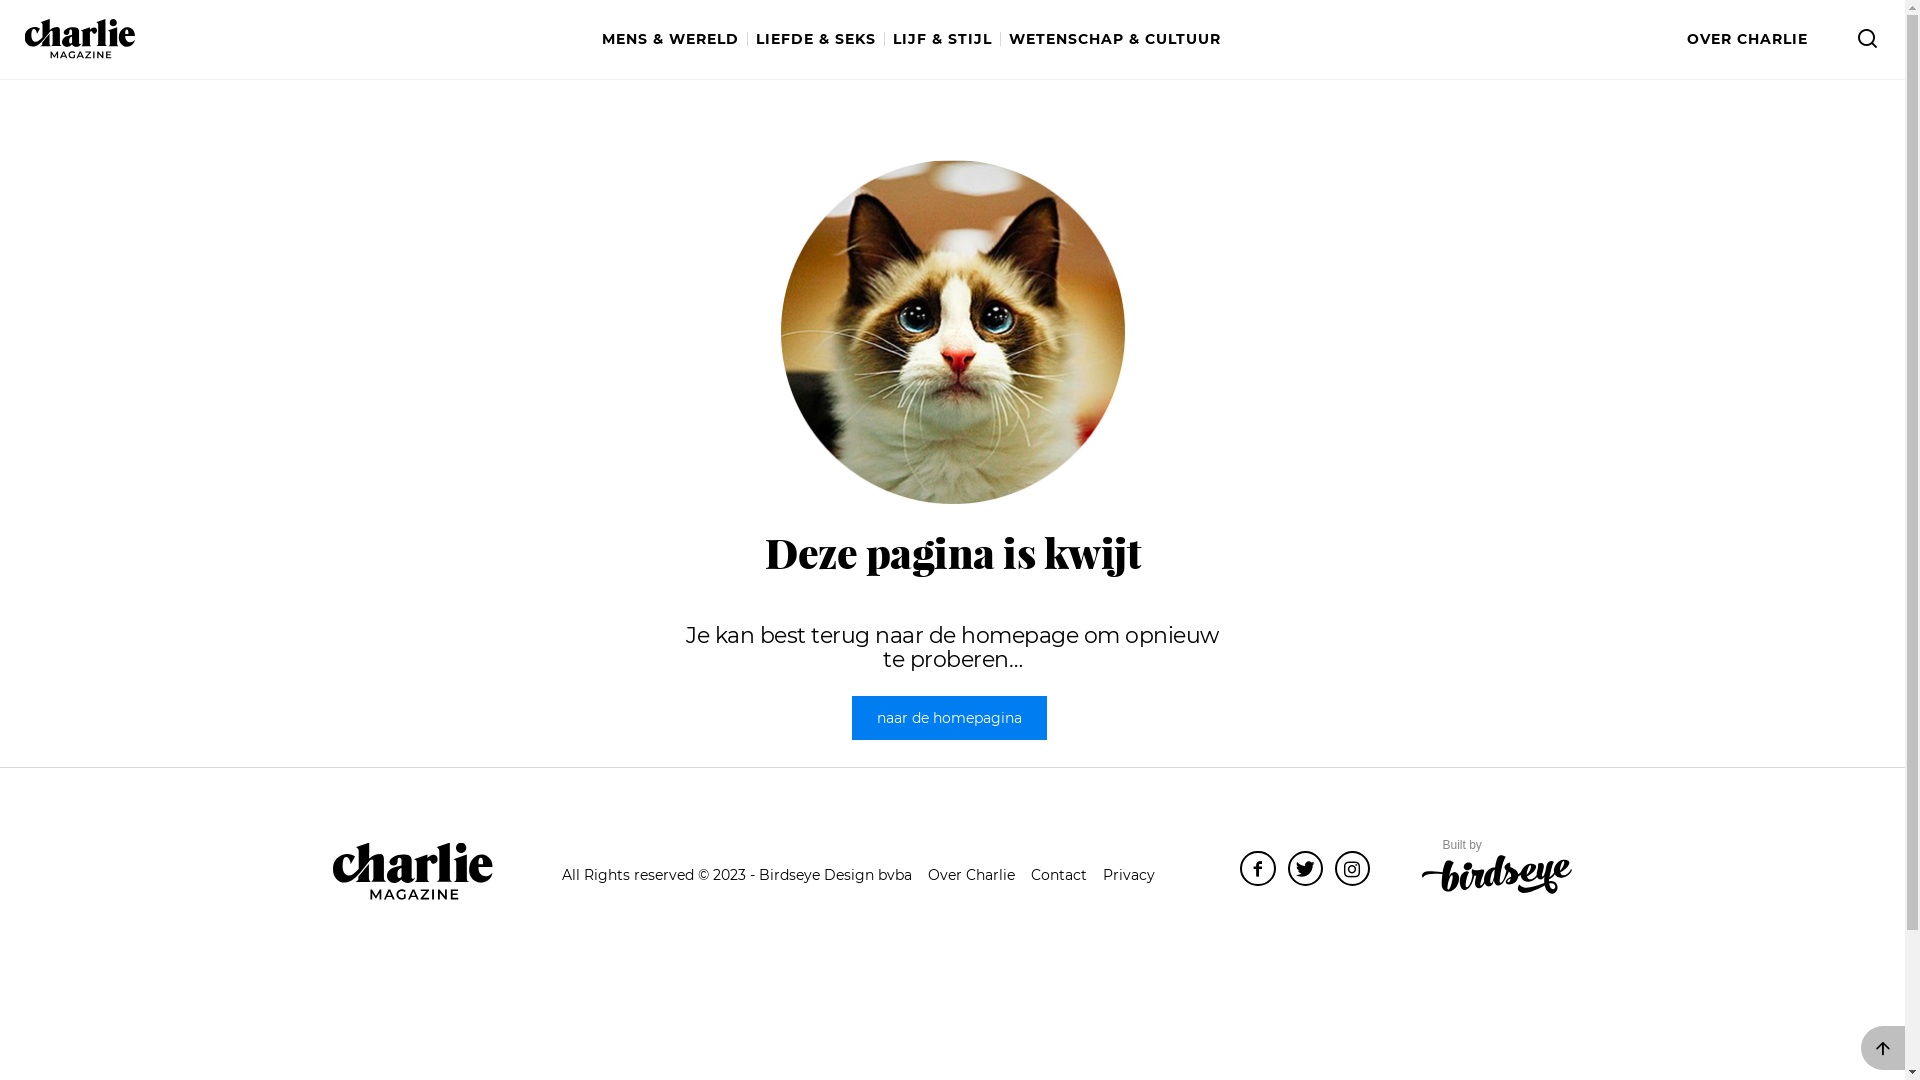 The image size is (1920, 1080). I want to click on 'OVER CHARLIE', so click(1685, 39).